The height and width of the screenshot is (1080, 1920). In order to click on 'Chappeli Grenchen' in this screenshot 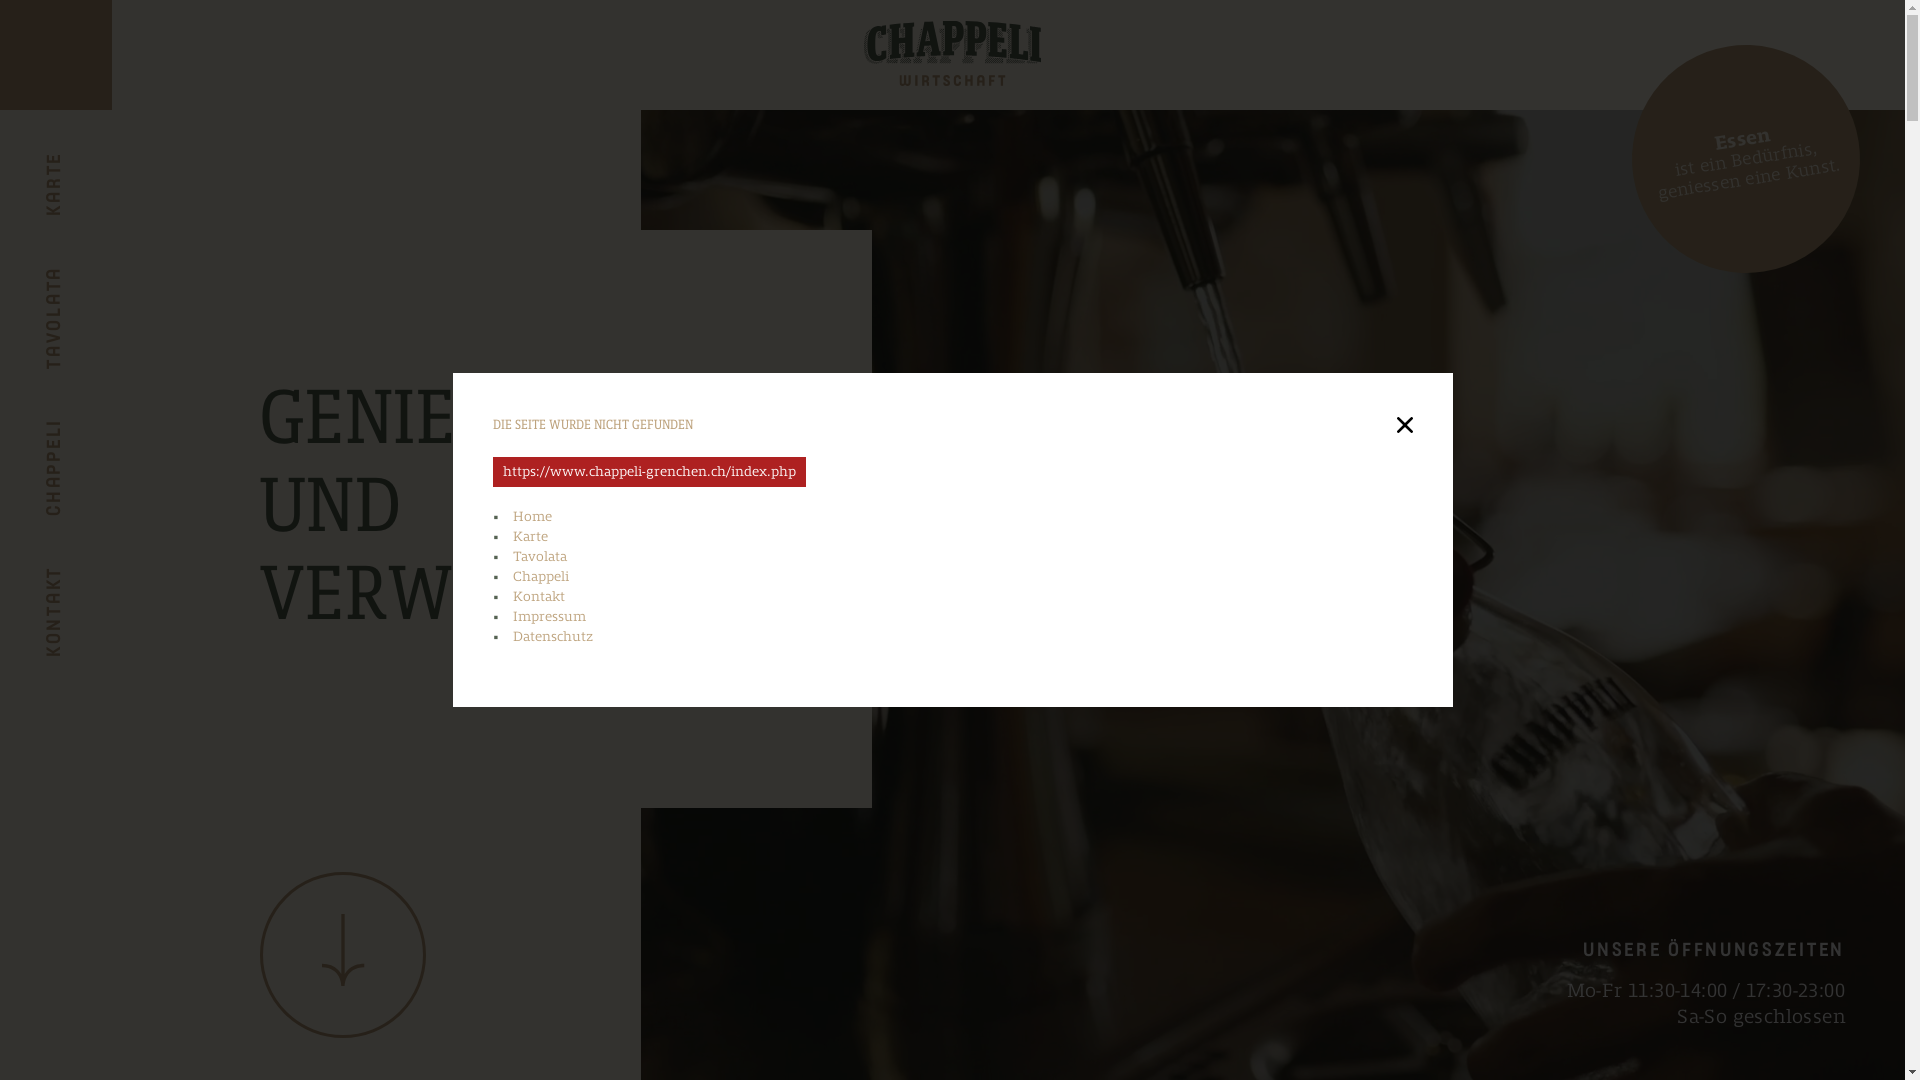, I will do `click(952, 52)`.